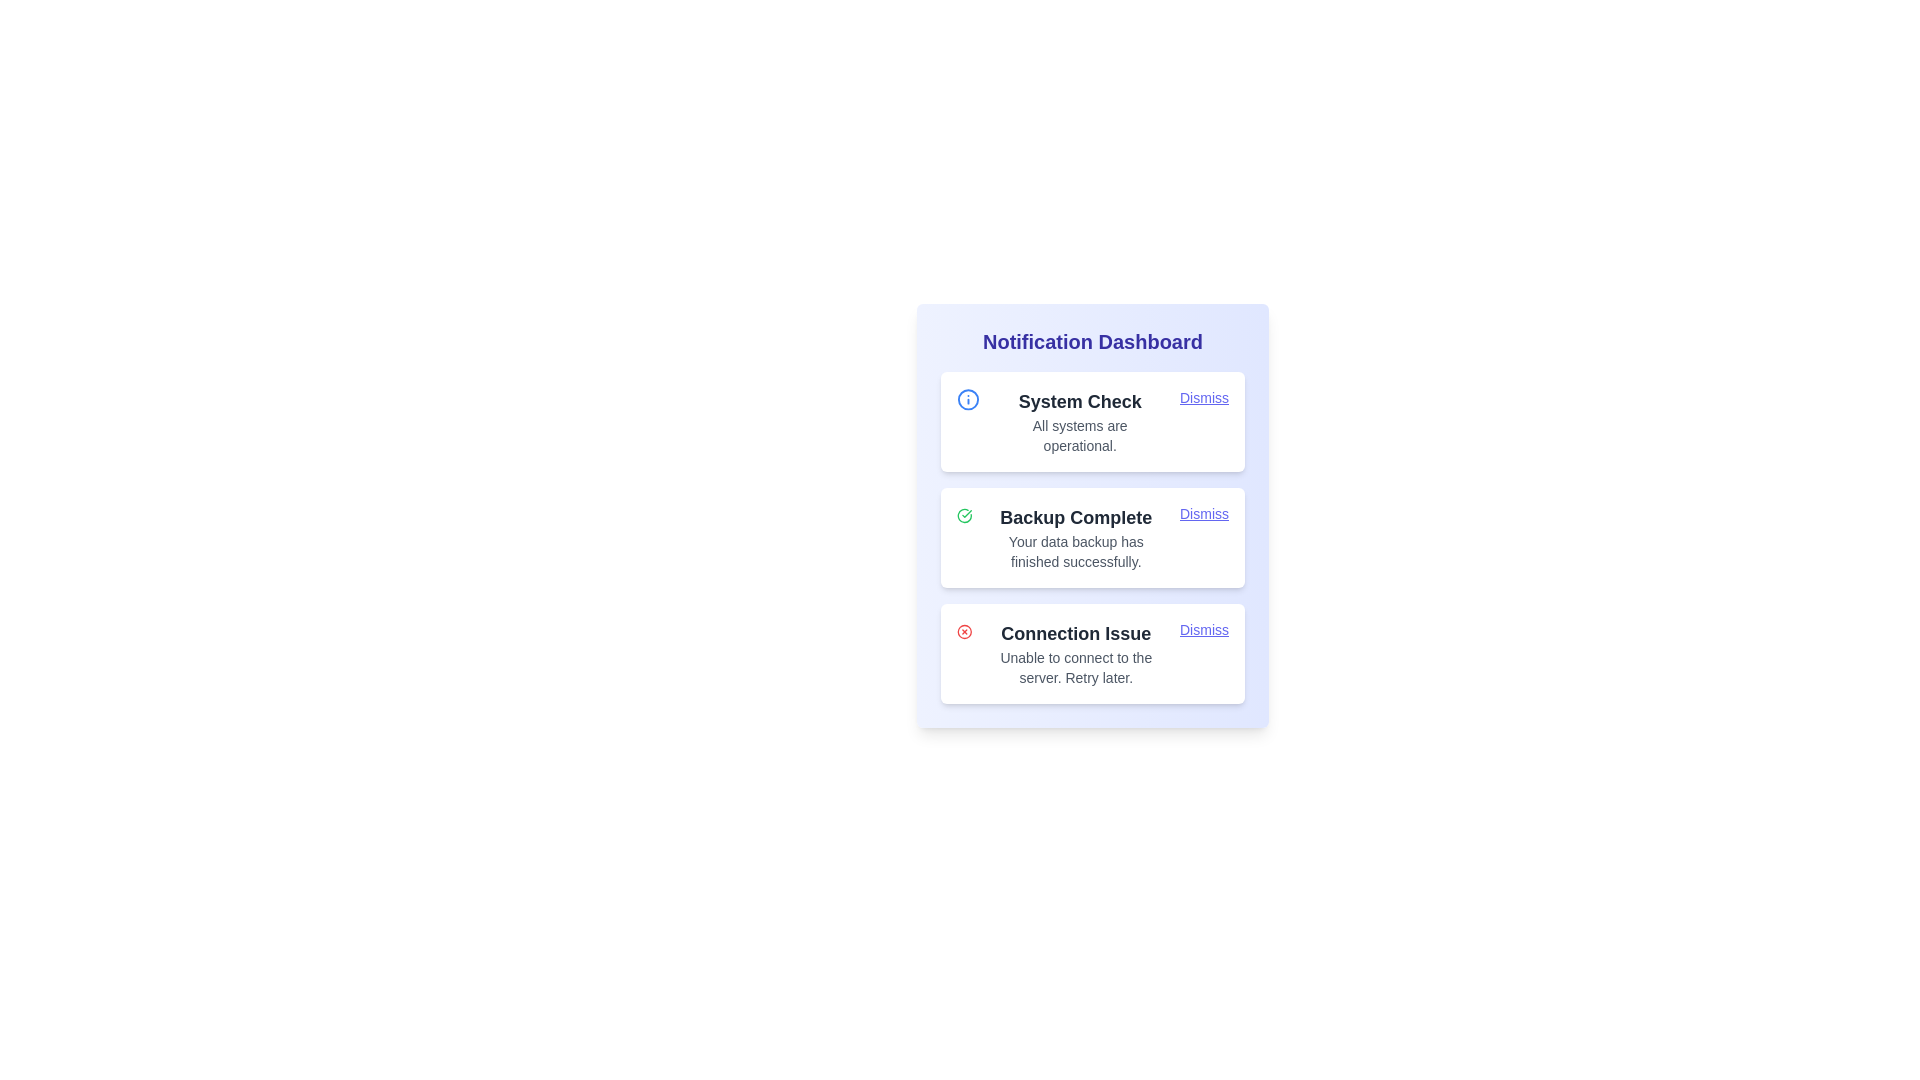  I want to click on the Label or Text Heading at the top of the notification card to trigger the tooltip, so click(1079, 401).